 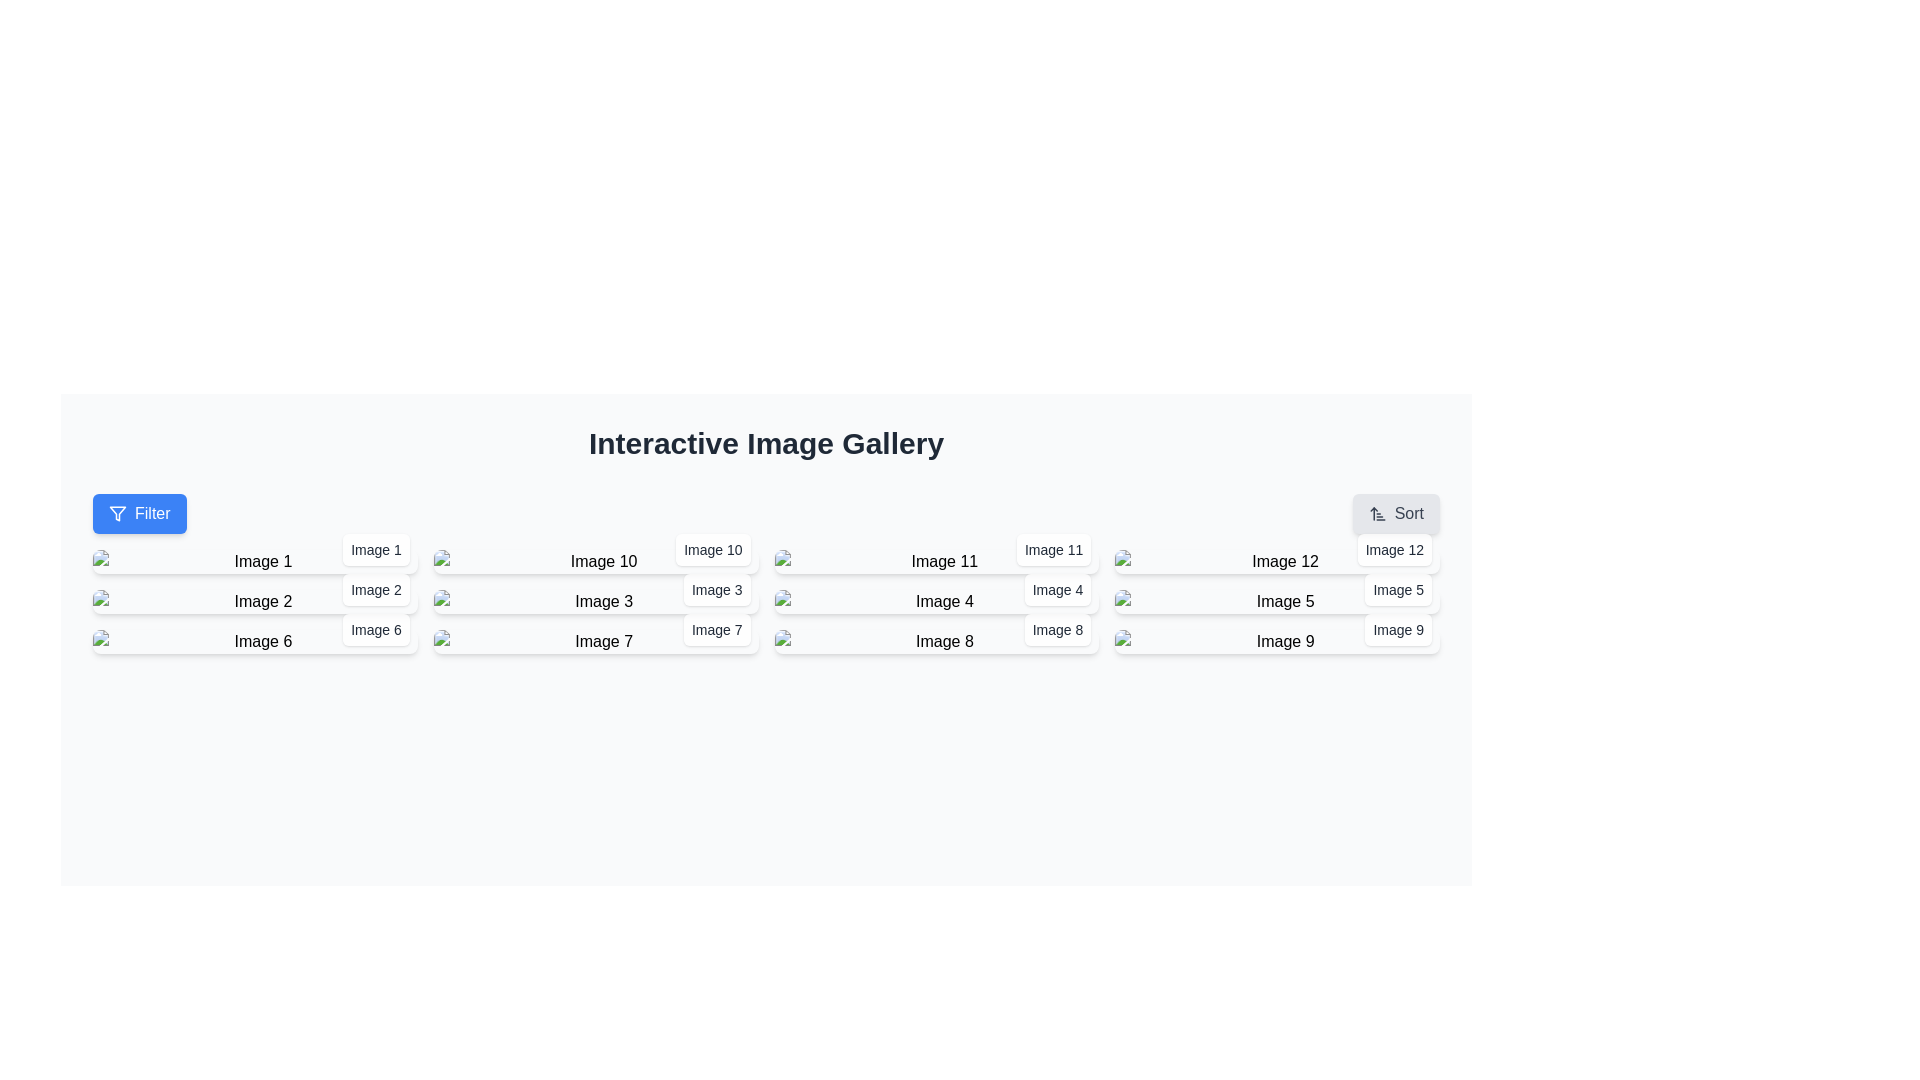 I want to click on the header text 'Interactive Image Gallery' for copying purposes by clicking on it, so click(x=765, y=442).